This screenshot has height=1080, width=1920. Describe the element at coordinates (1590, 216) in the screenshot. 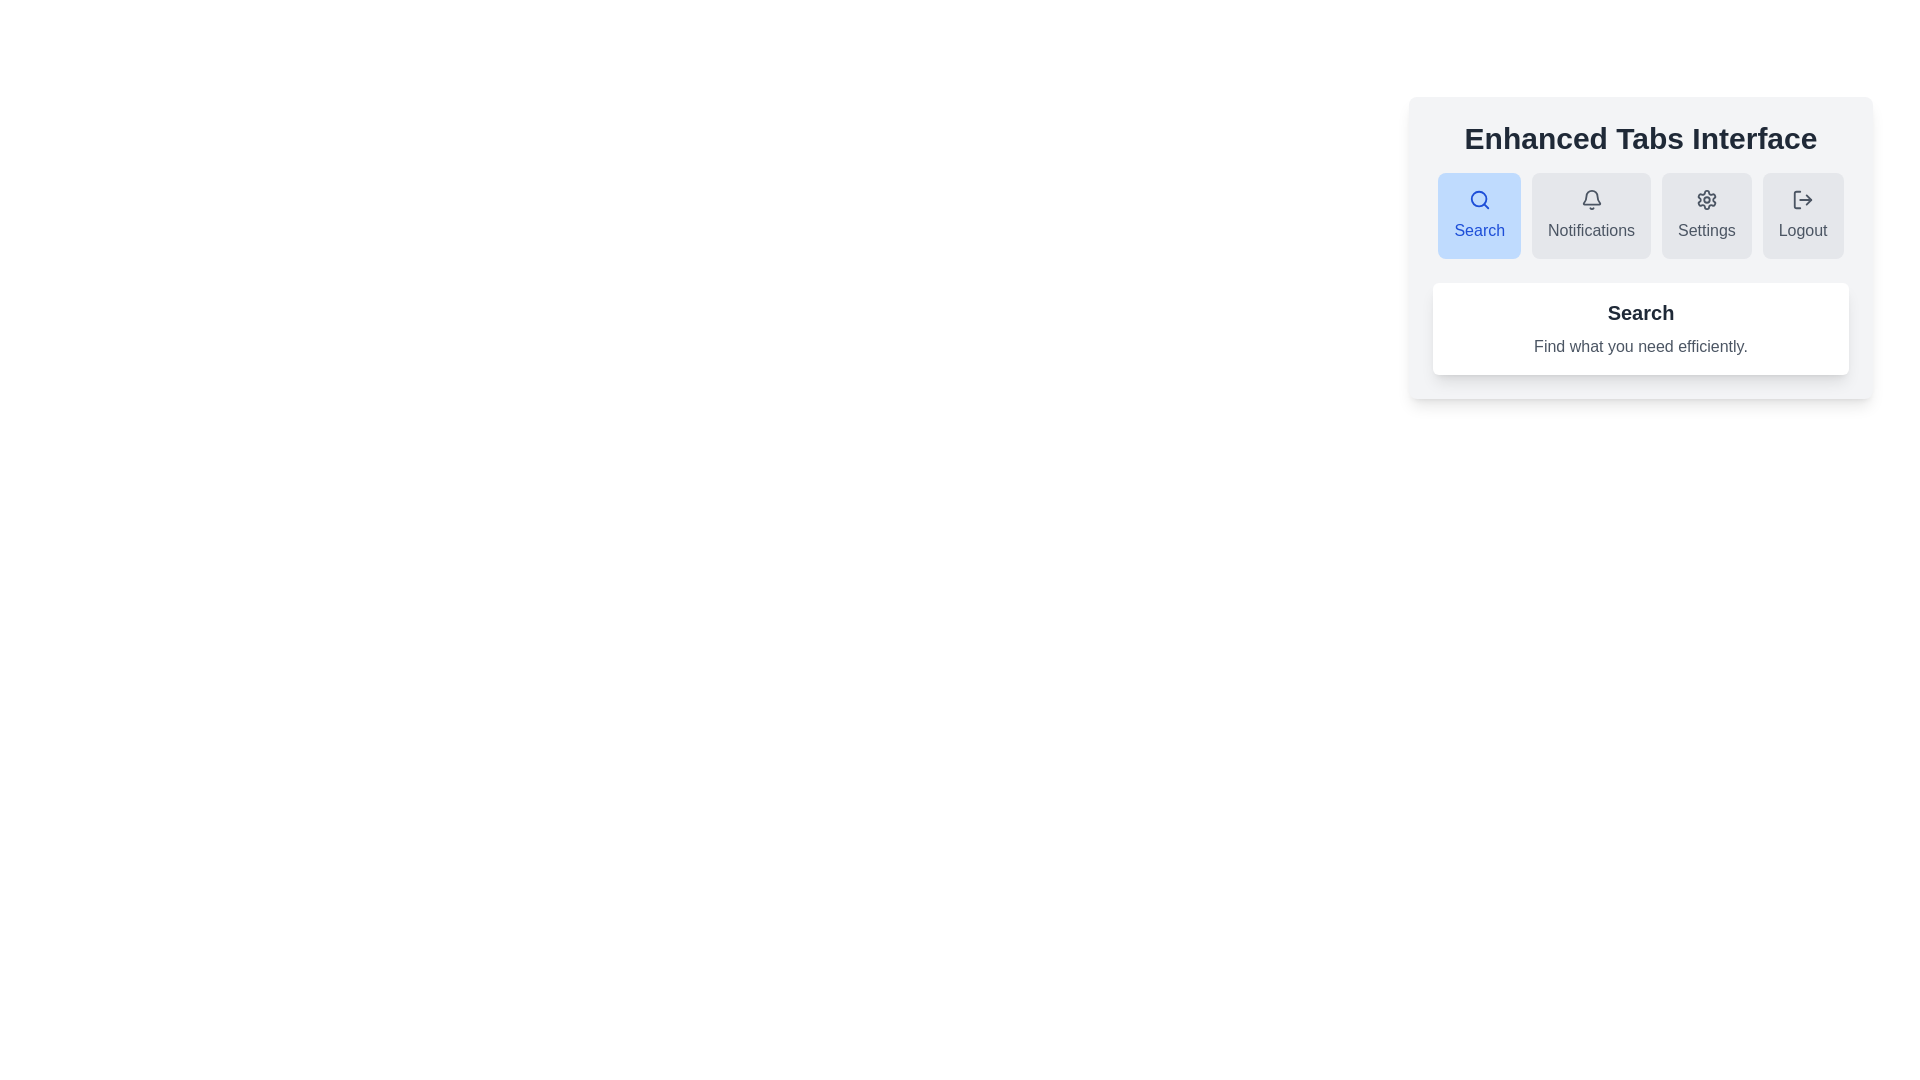

I see `the Notifications tab to observe its hover animation` at that location.